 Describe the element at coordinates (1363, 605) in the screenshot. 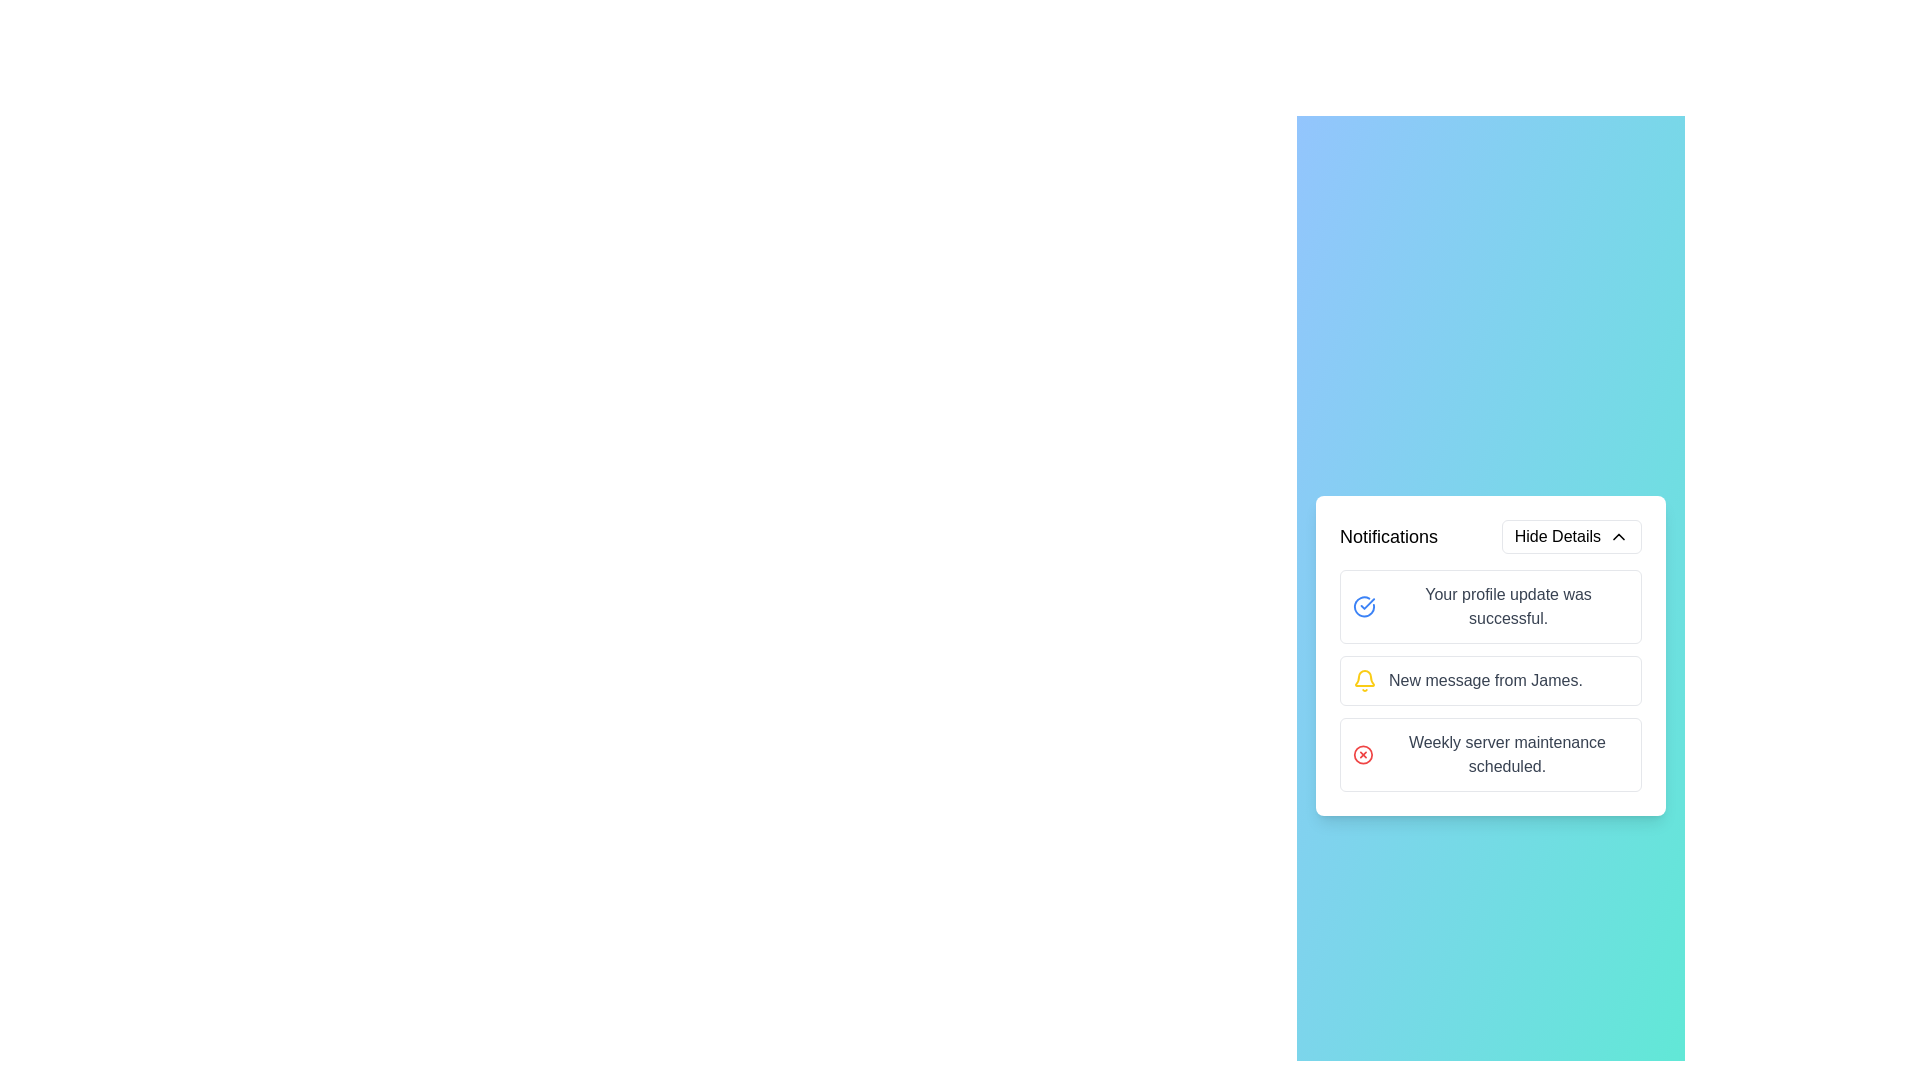

I see `significance of the success icon located to the left of the text 'Your profile update was successful.'` at that location.